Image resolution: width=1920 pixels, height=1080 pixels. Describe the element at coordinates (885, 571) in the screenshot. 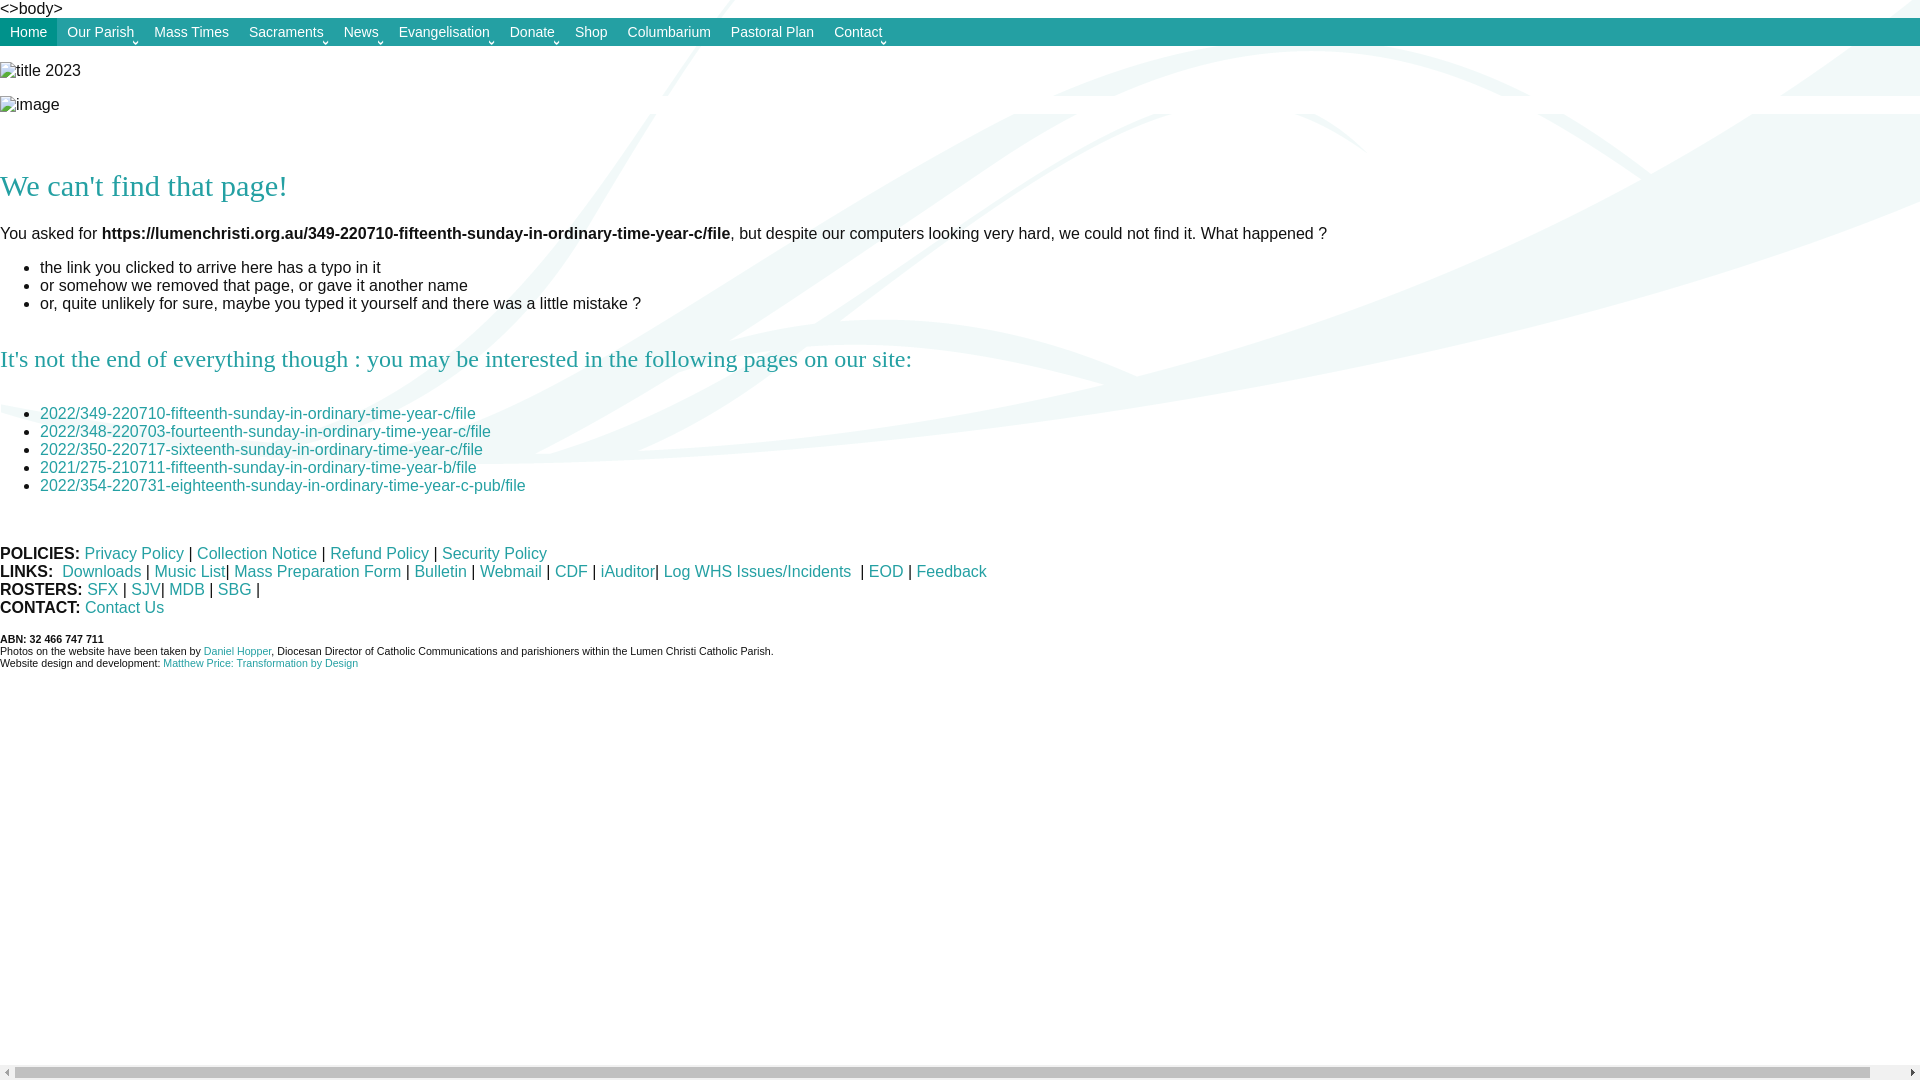

I see `'EOD'` at that location.